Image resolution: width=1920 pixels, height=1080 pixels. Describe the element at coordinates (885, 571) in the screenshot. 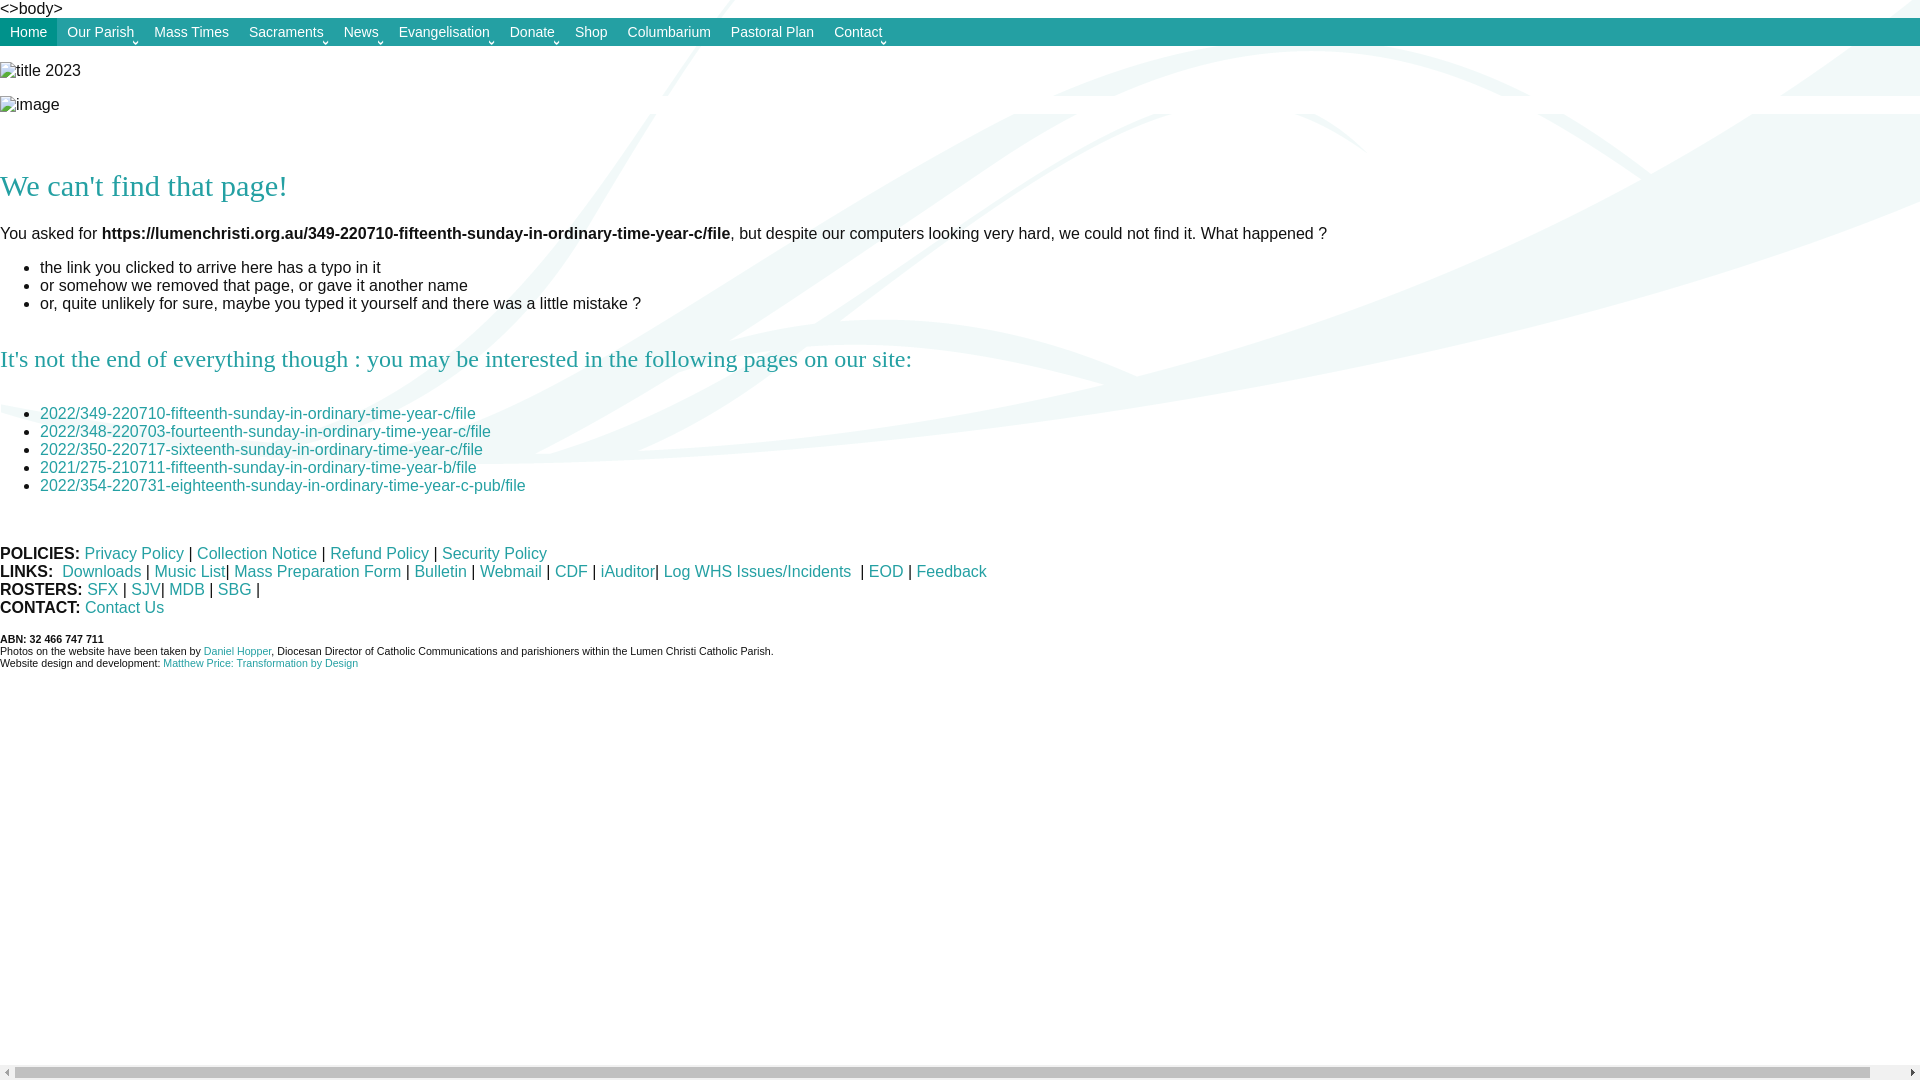

I see `'EOD'` at that location.